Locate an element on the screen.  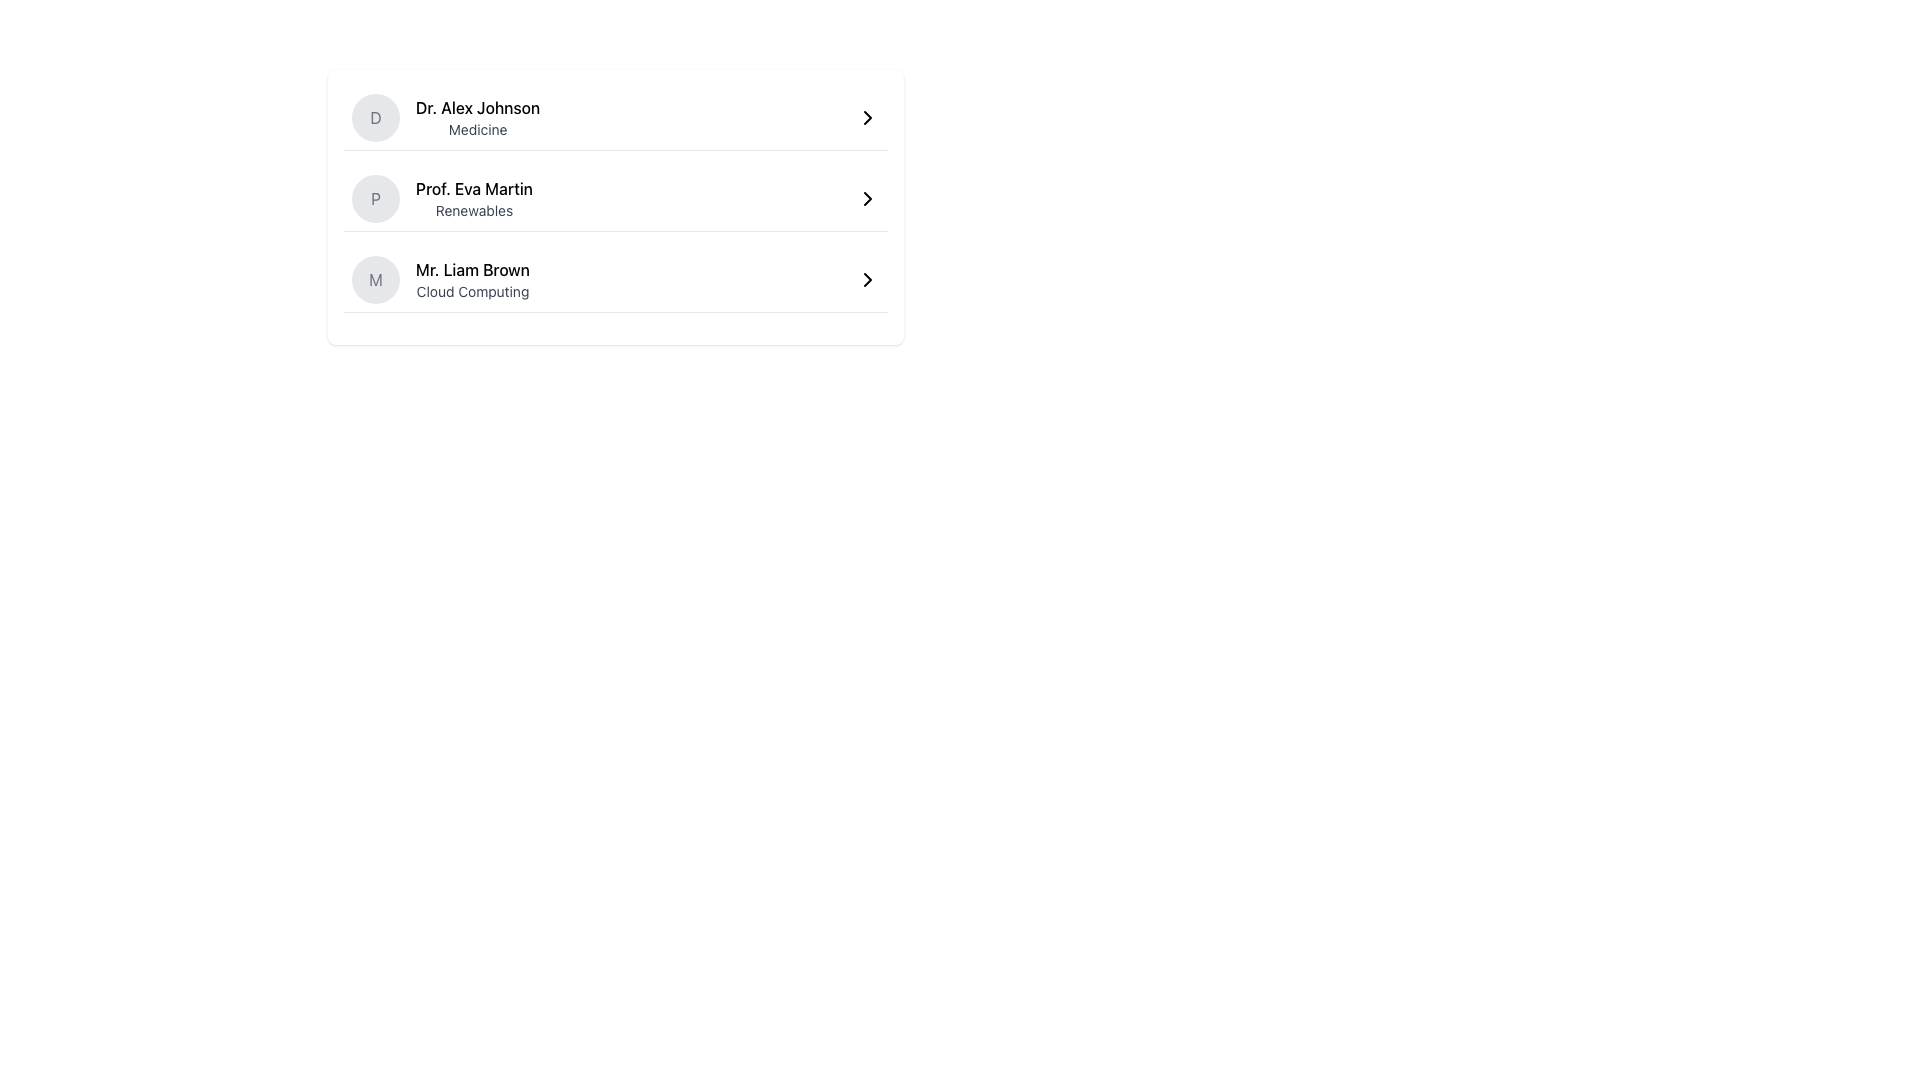
the right-facing chevron icon at the end of the row containing 'Prof. Eva Martin' and 'Renewables' is located at coordinates (868, 199).